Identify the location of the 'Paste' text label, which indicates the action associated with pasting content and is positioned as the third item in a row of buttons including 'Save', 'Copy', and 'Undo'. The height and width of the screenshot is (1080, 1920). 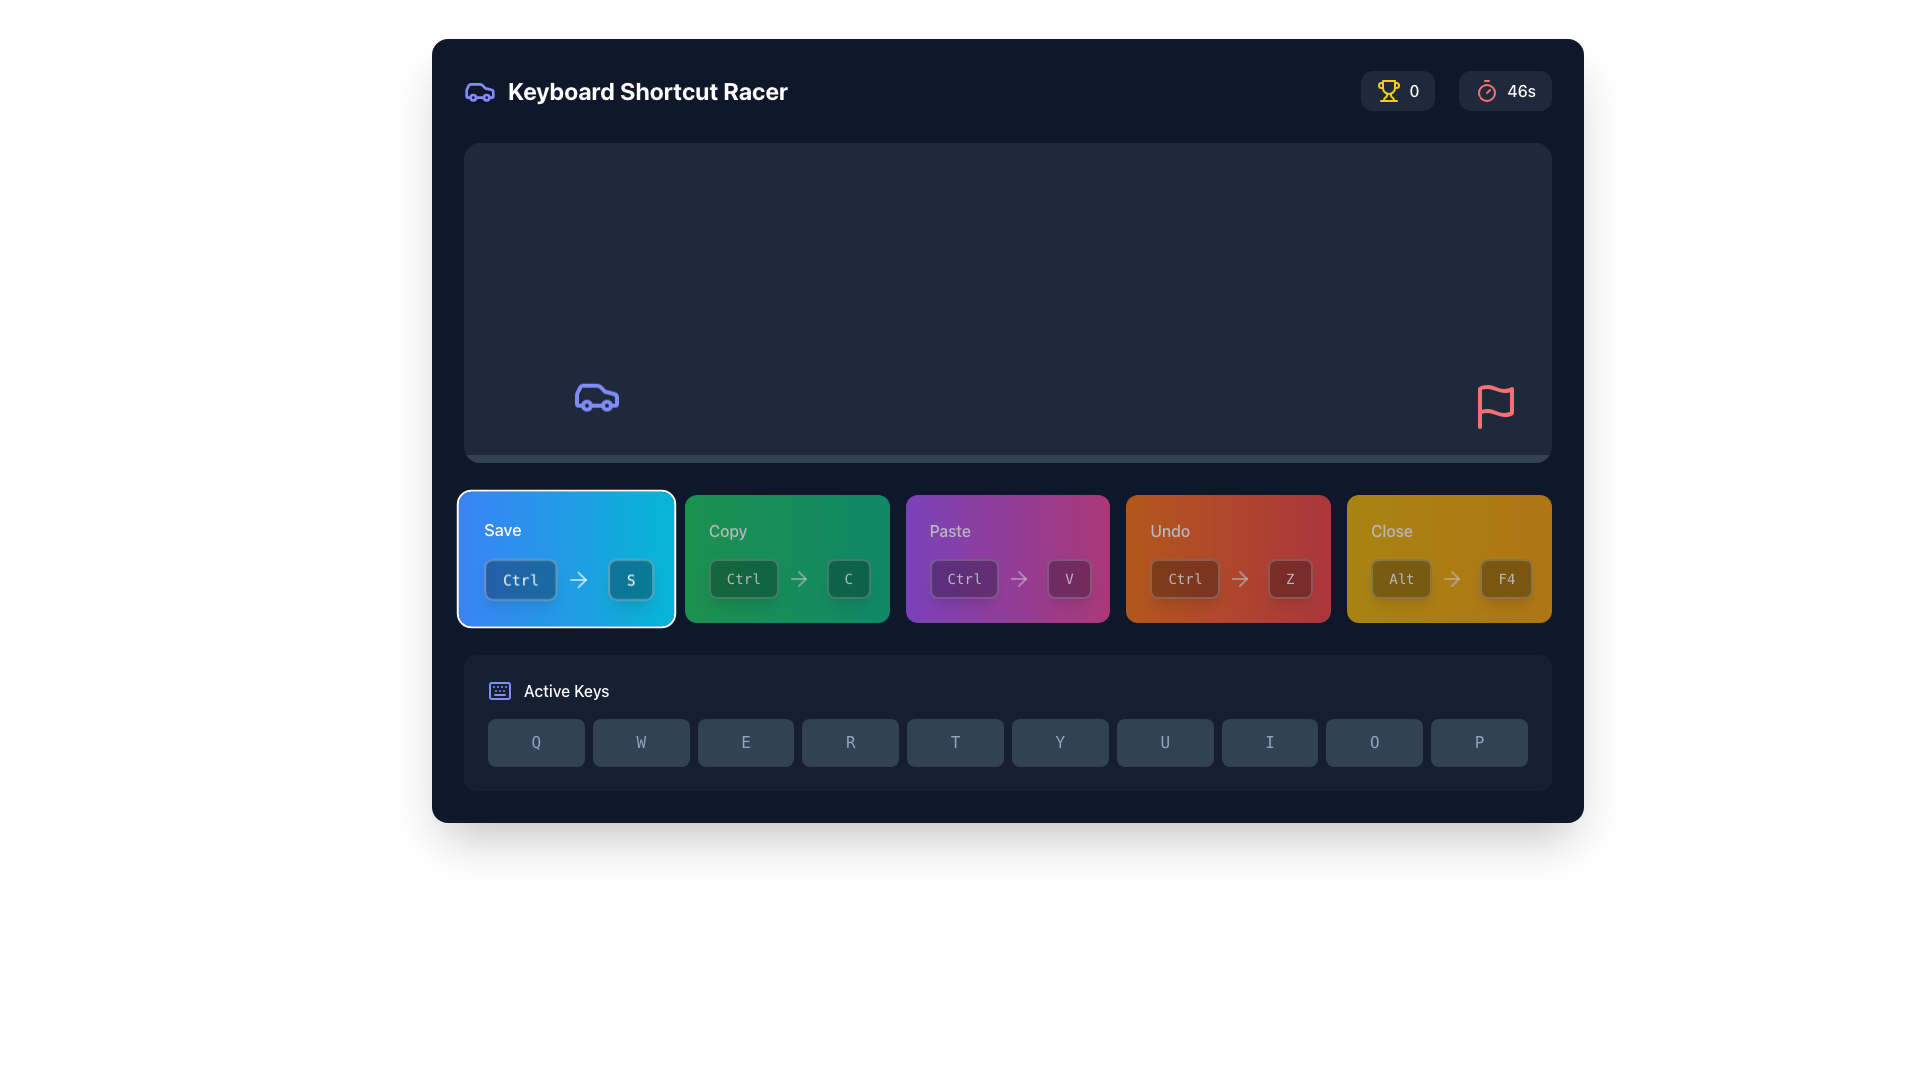
(949, 530).